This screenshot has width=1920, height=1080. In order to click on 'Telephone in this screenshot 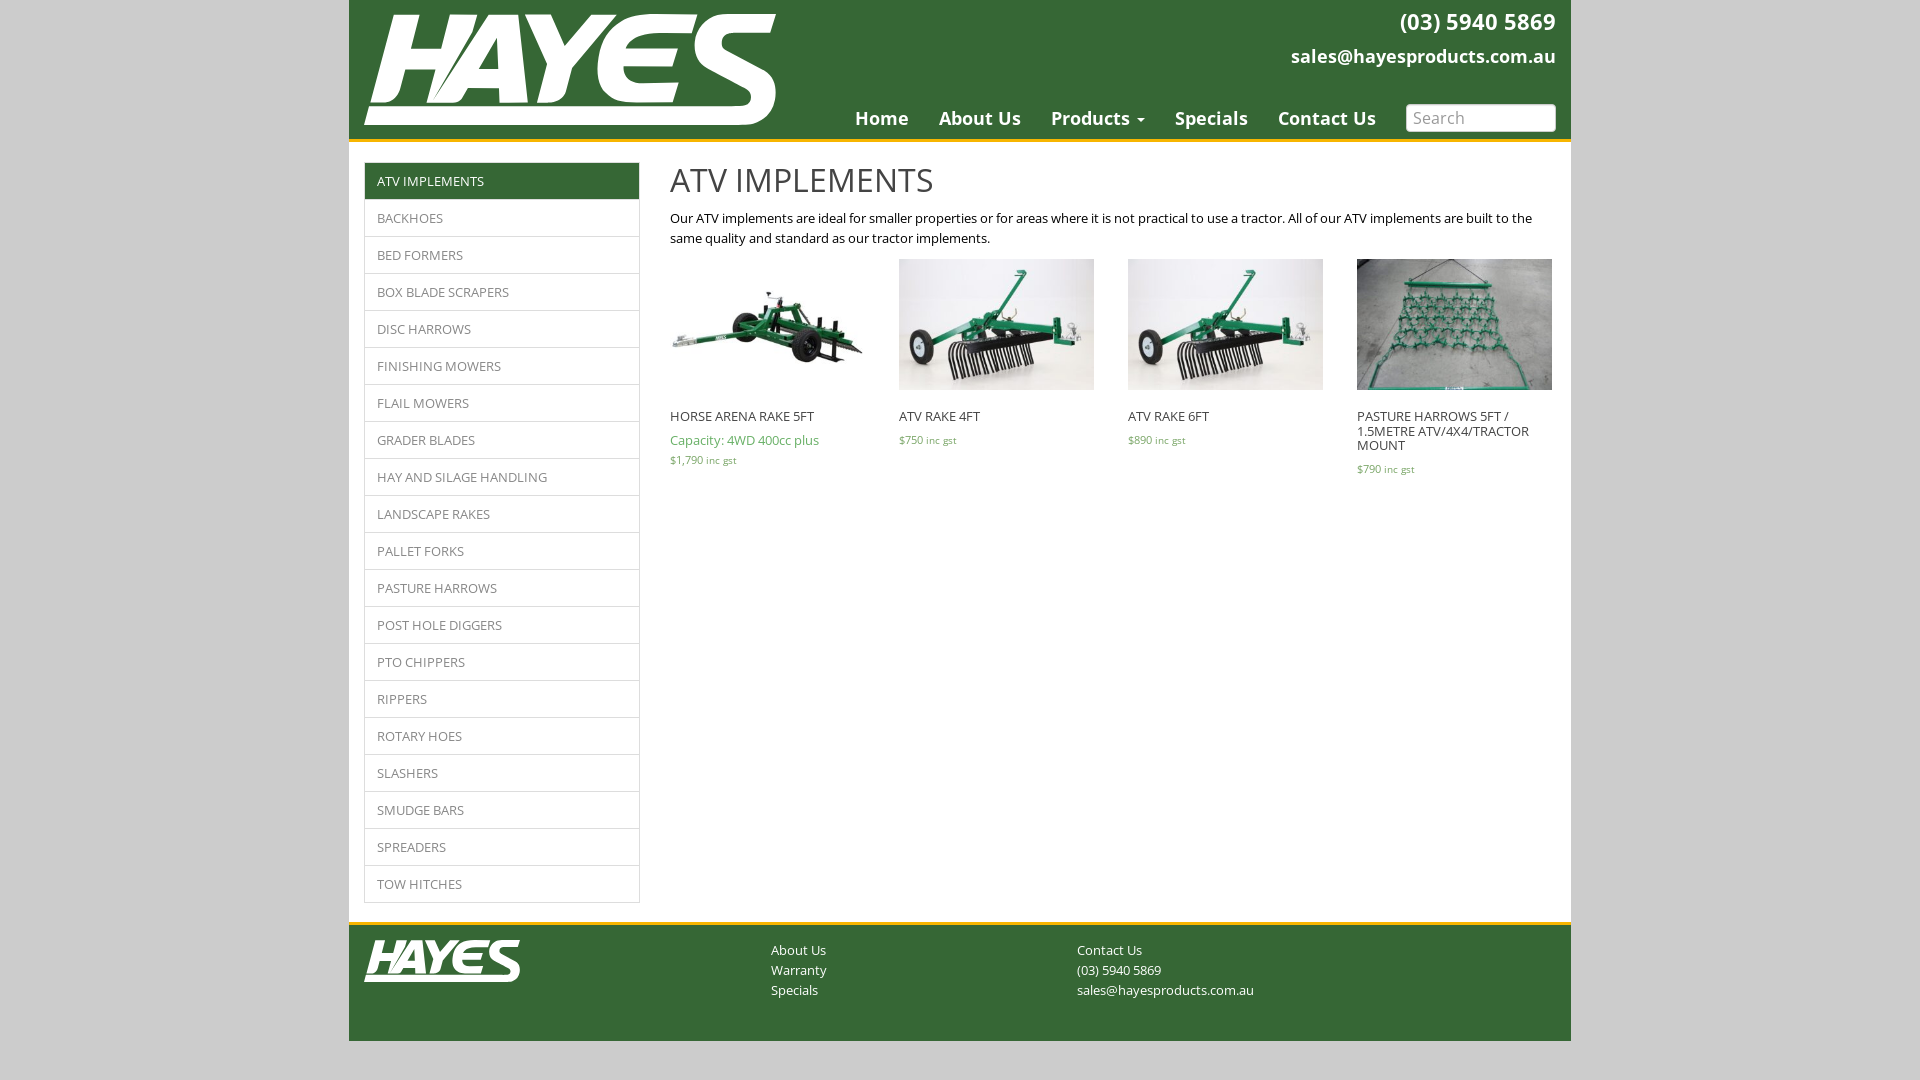, I will do `click(1117, 968)`.